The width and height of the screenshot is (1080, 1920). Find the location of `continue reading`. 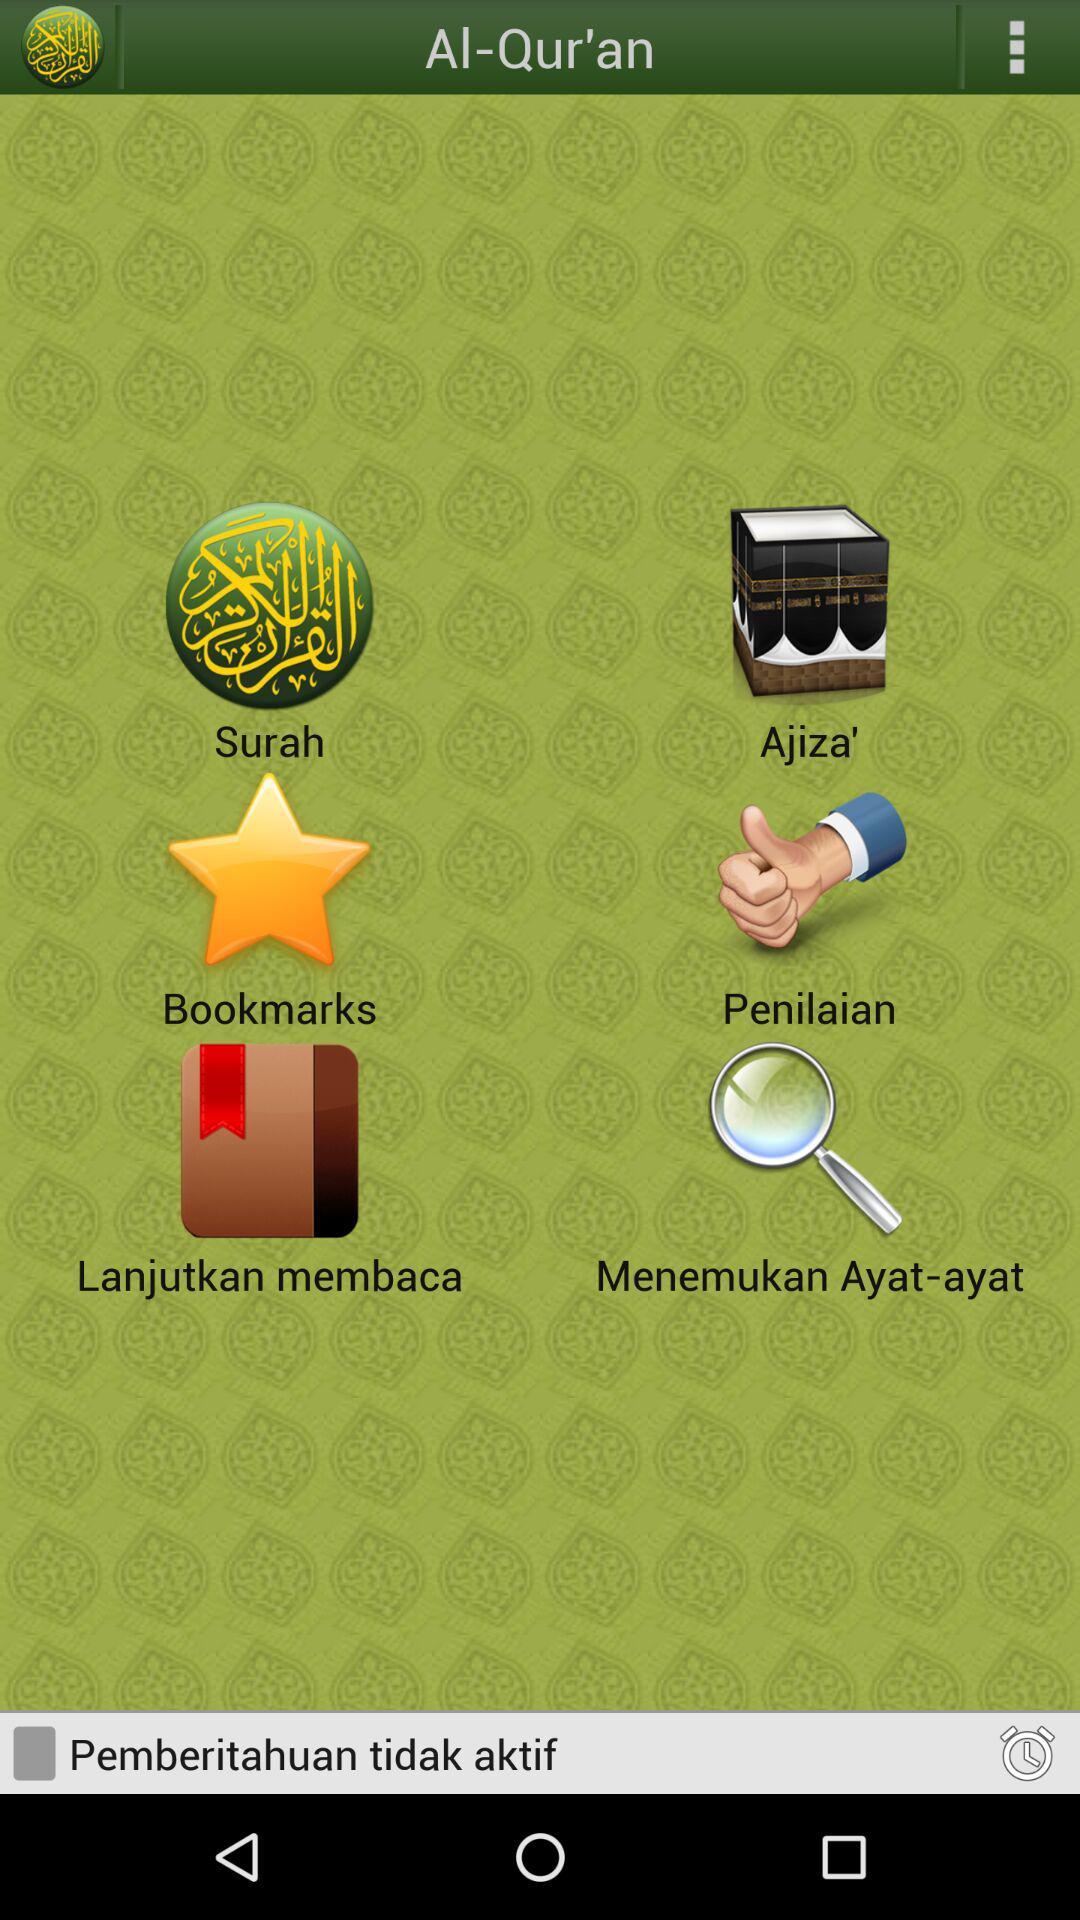

continue reading is located at coordinates (270, 1140).